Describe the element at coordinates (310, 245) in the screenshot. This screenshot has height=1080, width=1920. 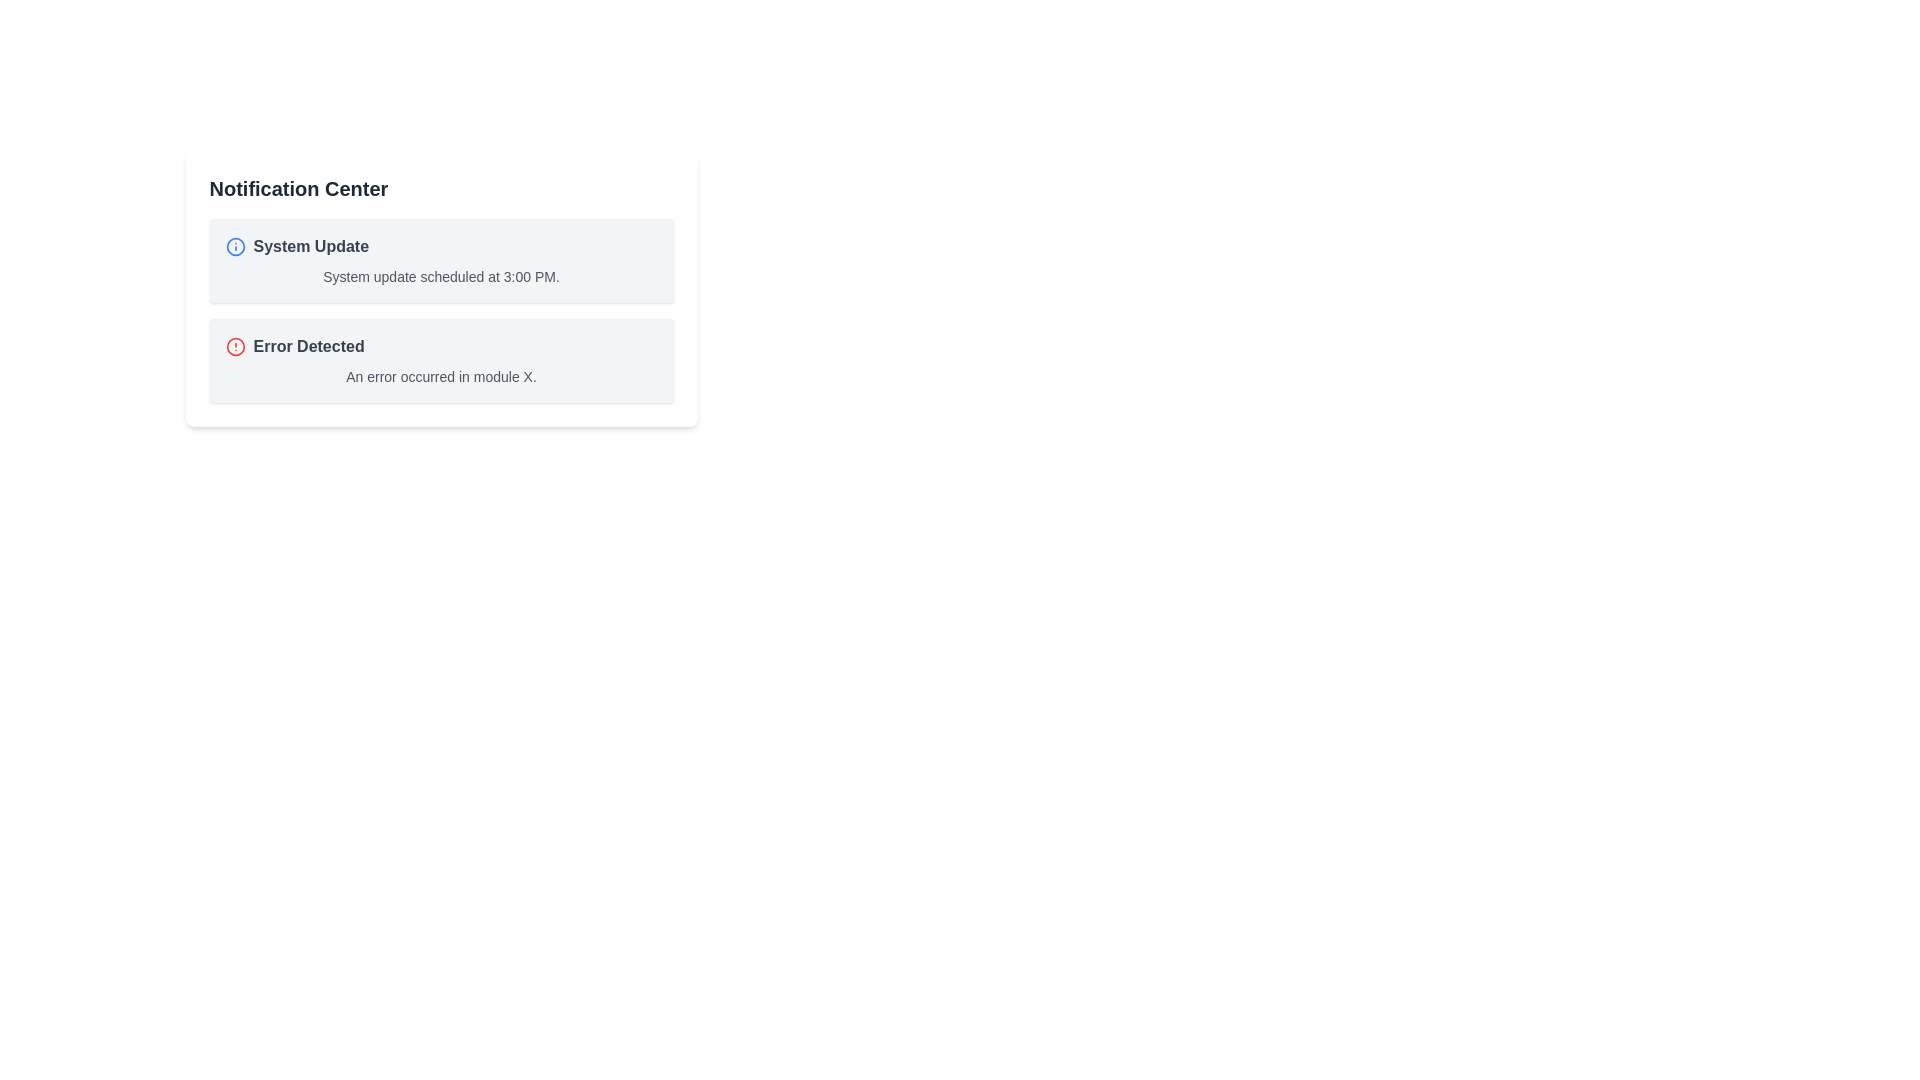
I see `text content of the primary text label located in the upper-left section of the notification card, which serves as the title or heading for the associated notification` at that location.